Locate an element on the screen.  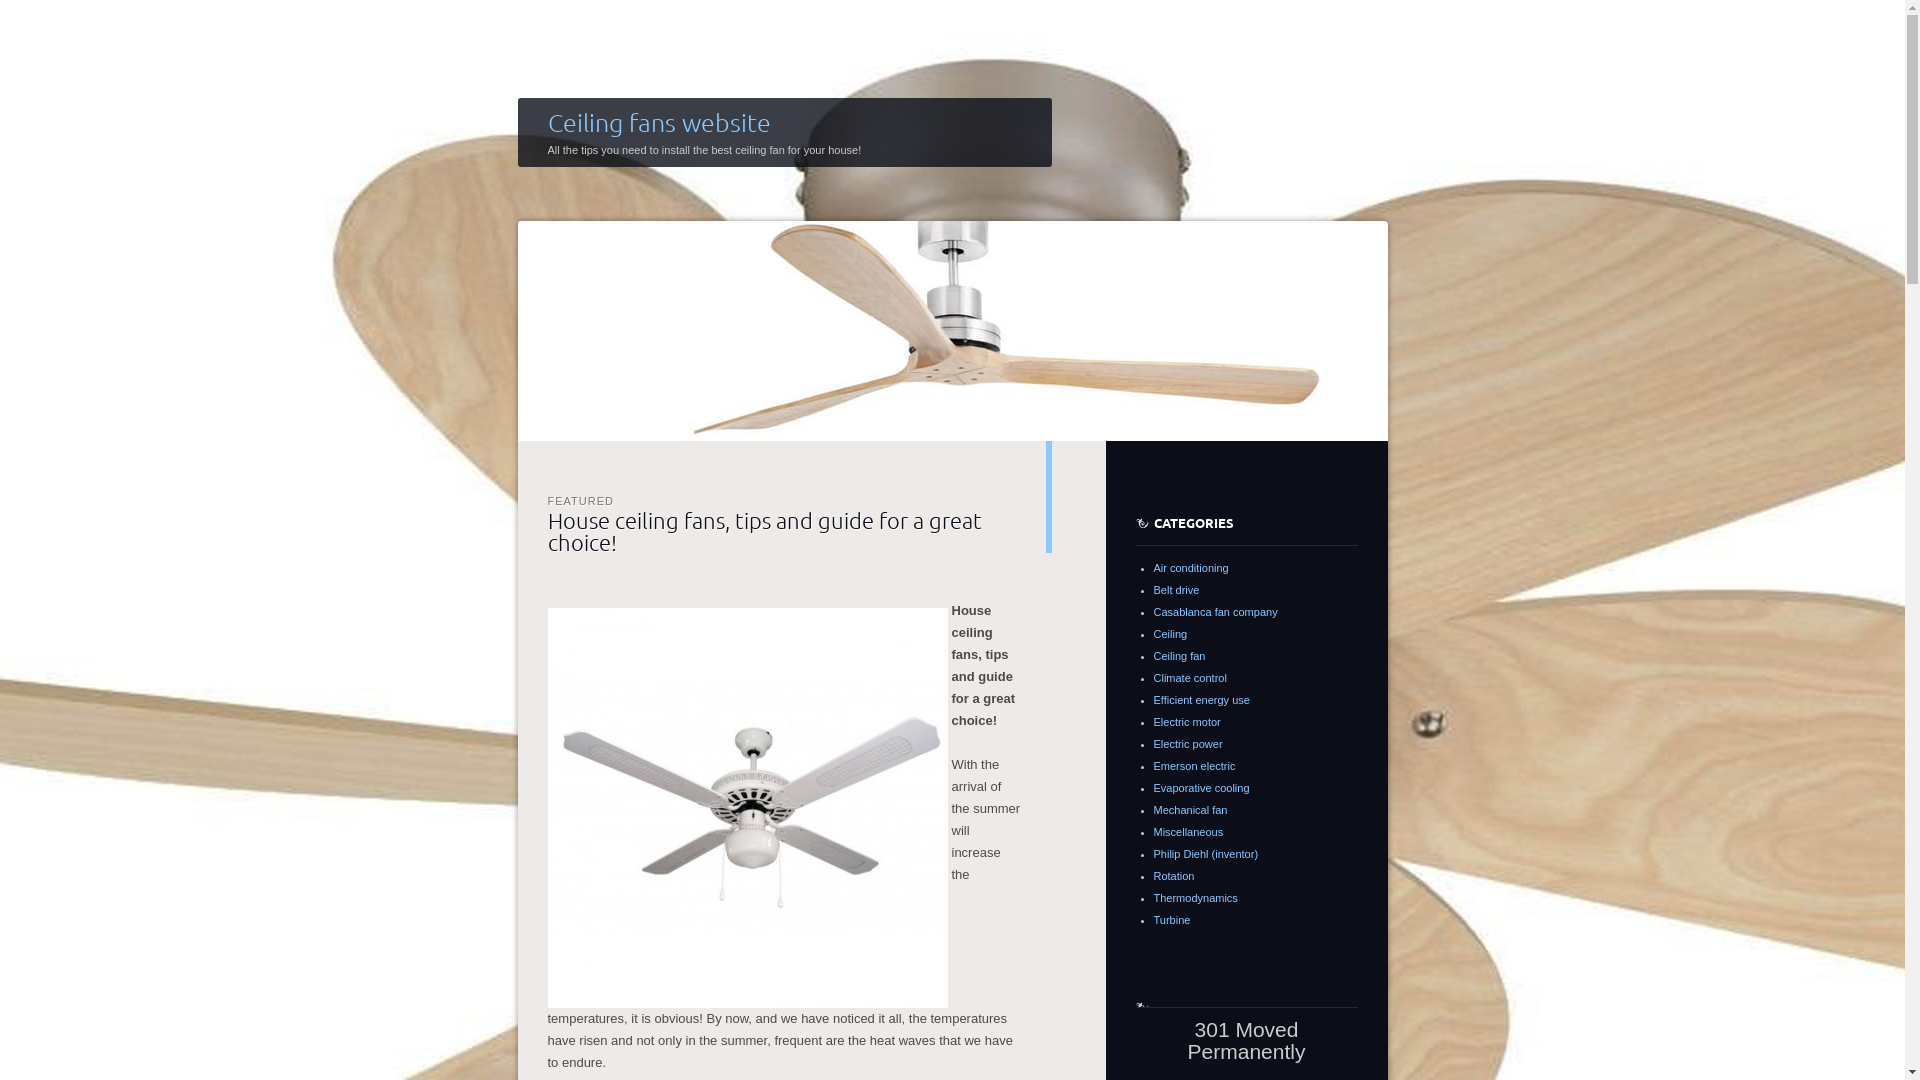
'Philip Diehl (inventor)' is located at coordinates (1153, 853).